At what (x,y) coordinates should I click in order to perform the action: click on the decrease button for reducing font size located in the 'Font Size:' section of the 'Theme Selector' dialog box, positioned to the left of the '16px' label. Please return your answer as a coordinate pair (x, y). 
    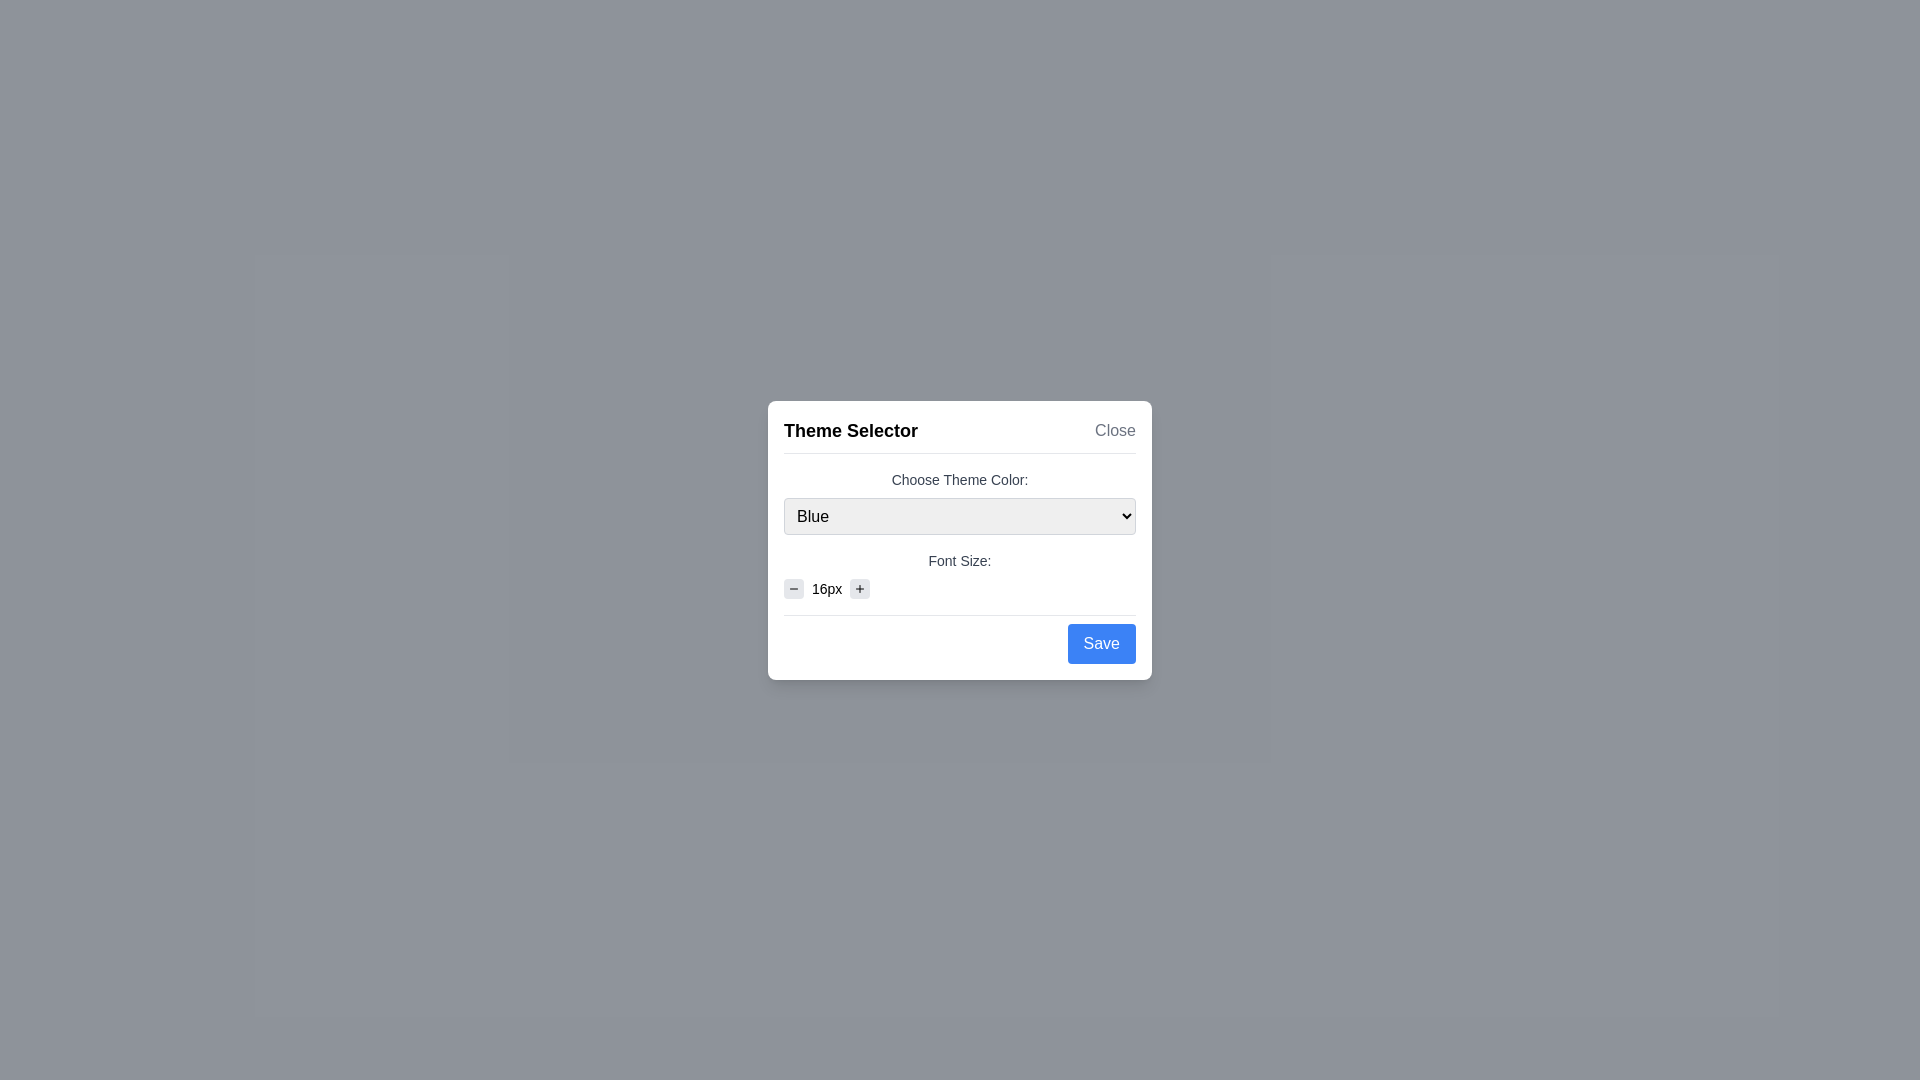
    Looking at the image, I should click on (792, 586).